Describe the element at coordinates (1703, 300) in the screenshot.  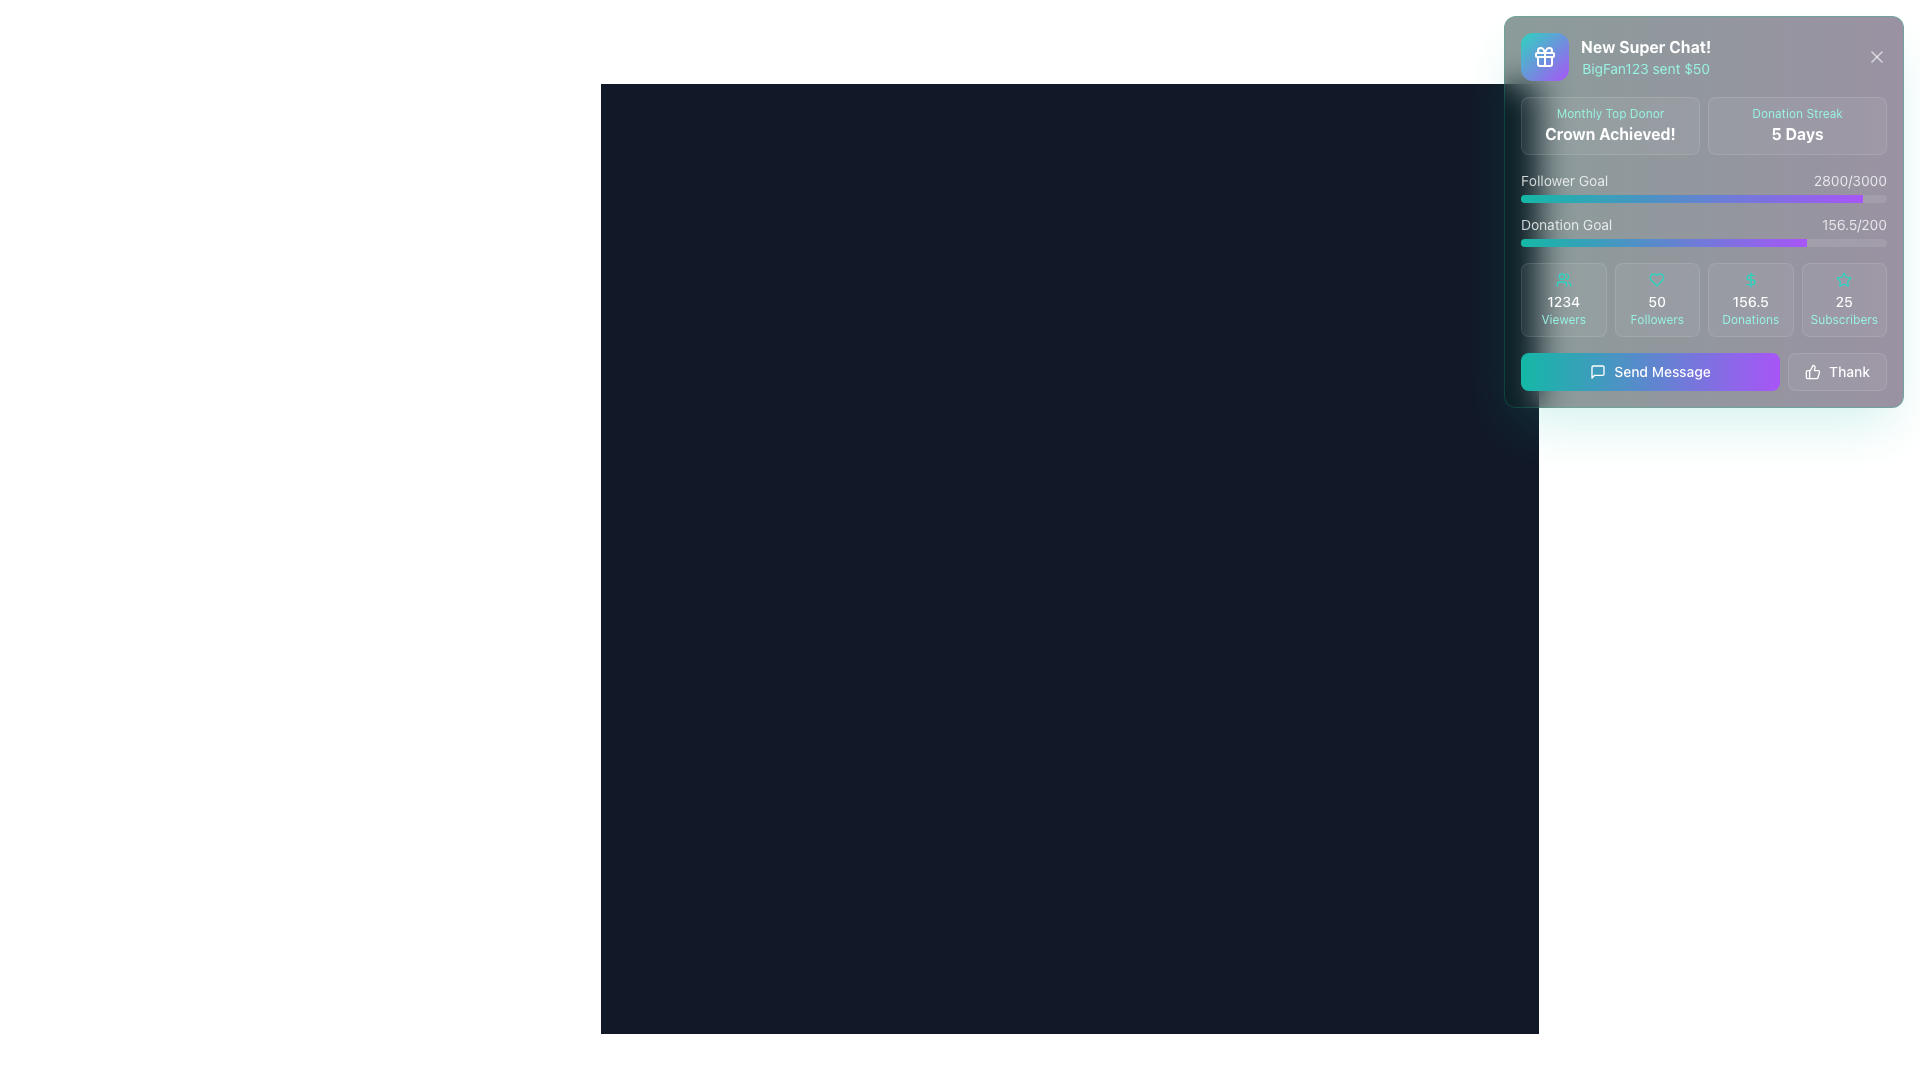
I see `the grid-based information display component that shows statistics related to event or user engagement, positioned above the 'Send Message' and 'Thank' buttons` at that location.